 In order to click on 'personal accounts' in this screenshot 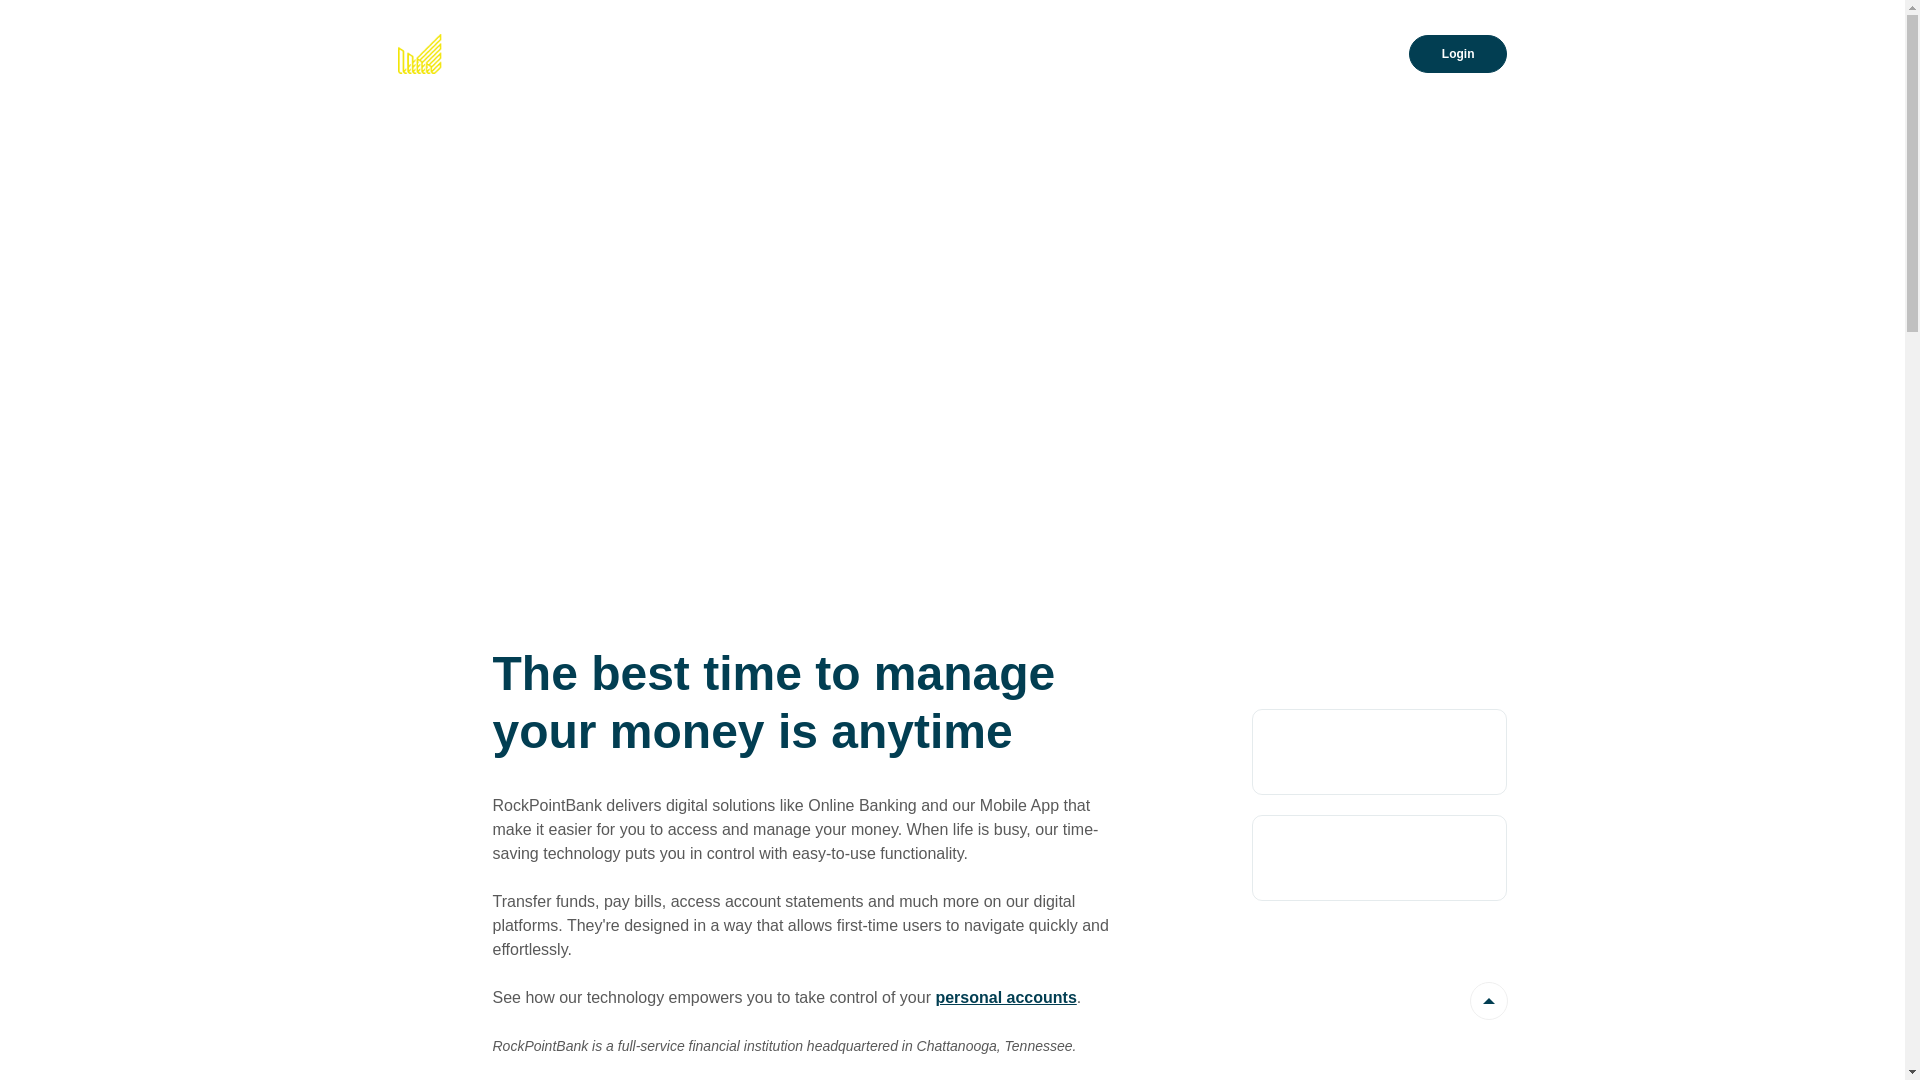, I will do `click(934, 997)`.